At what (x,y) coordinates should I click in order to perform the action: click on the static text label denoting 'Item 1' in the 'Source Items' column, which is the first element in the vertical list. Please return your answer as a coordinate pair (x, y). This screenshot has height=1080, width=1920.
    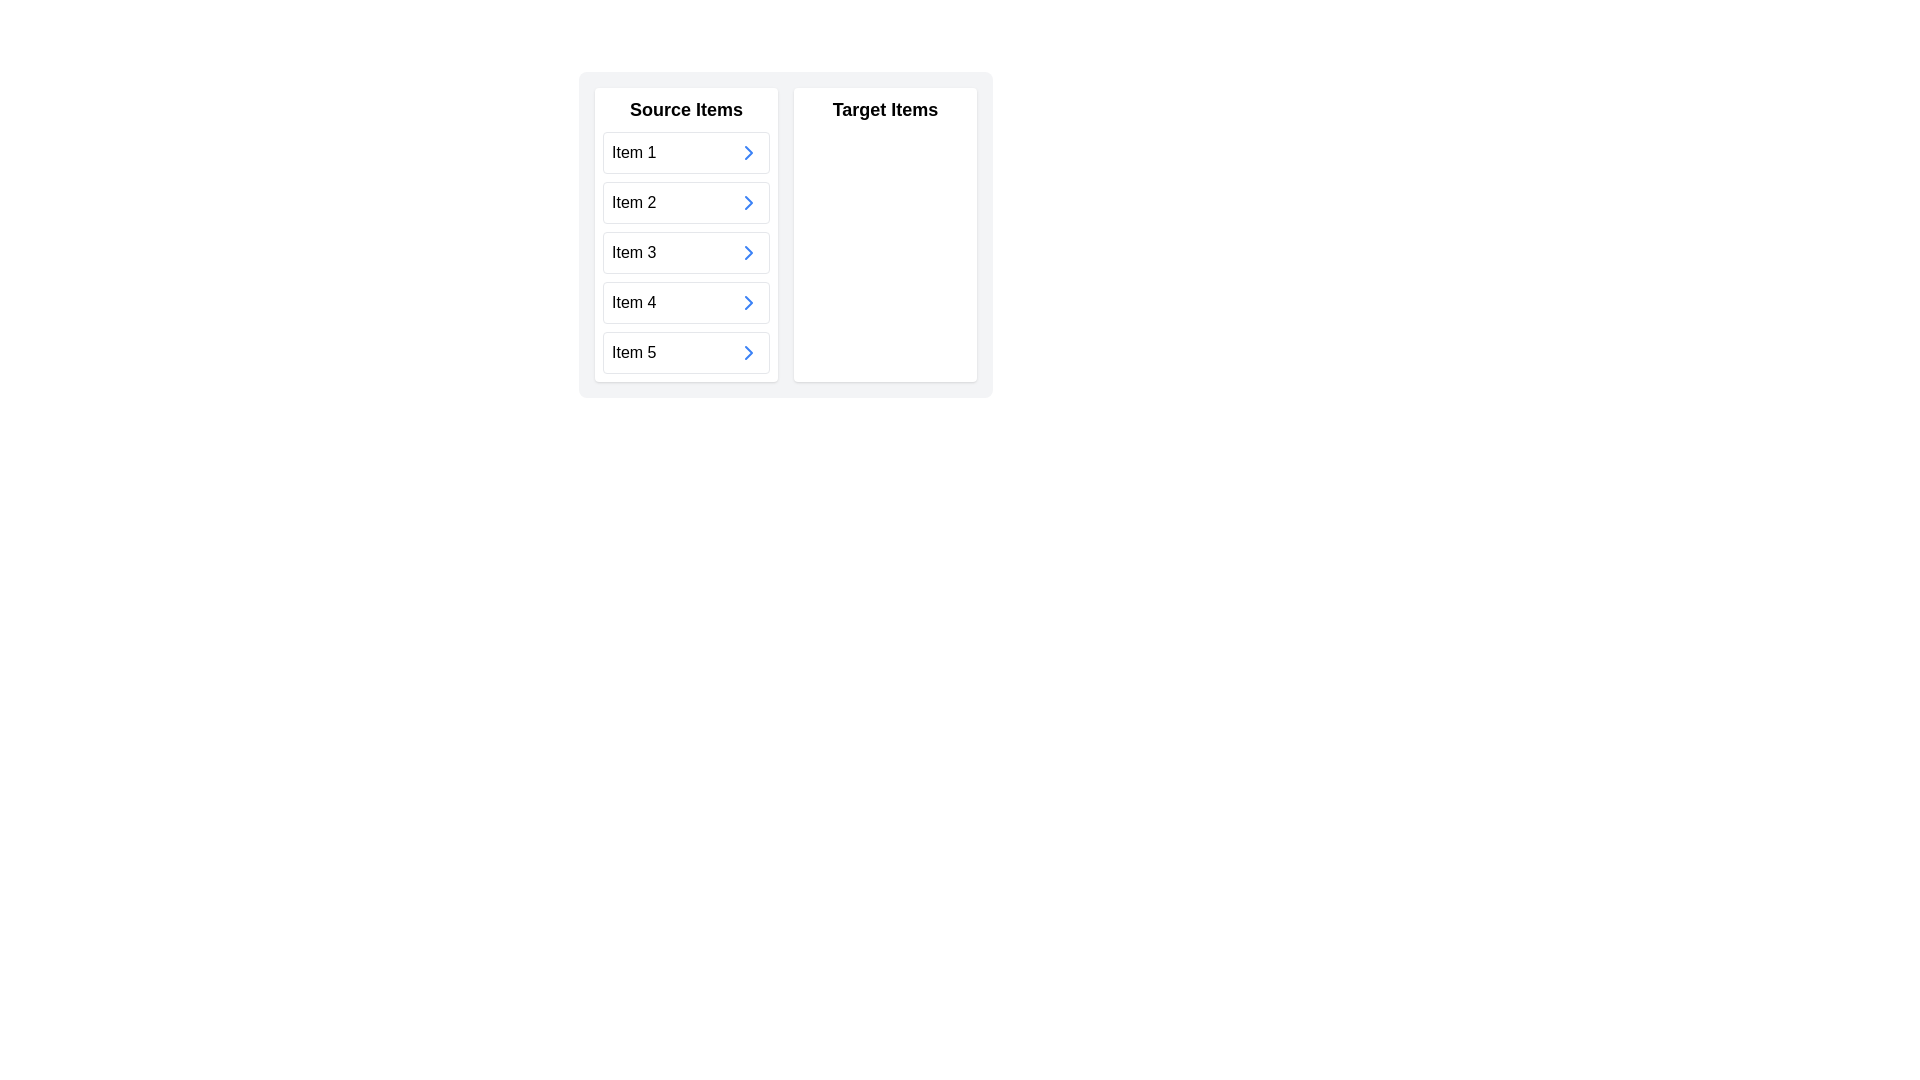
    Looking at the image, I should click on (633, 152).